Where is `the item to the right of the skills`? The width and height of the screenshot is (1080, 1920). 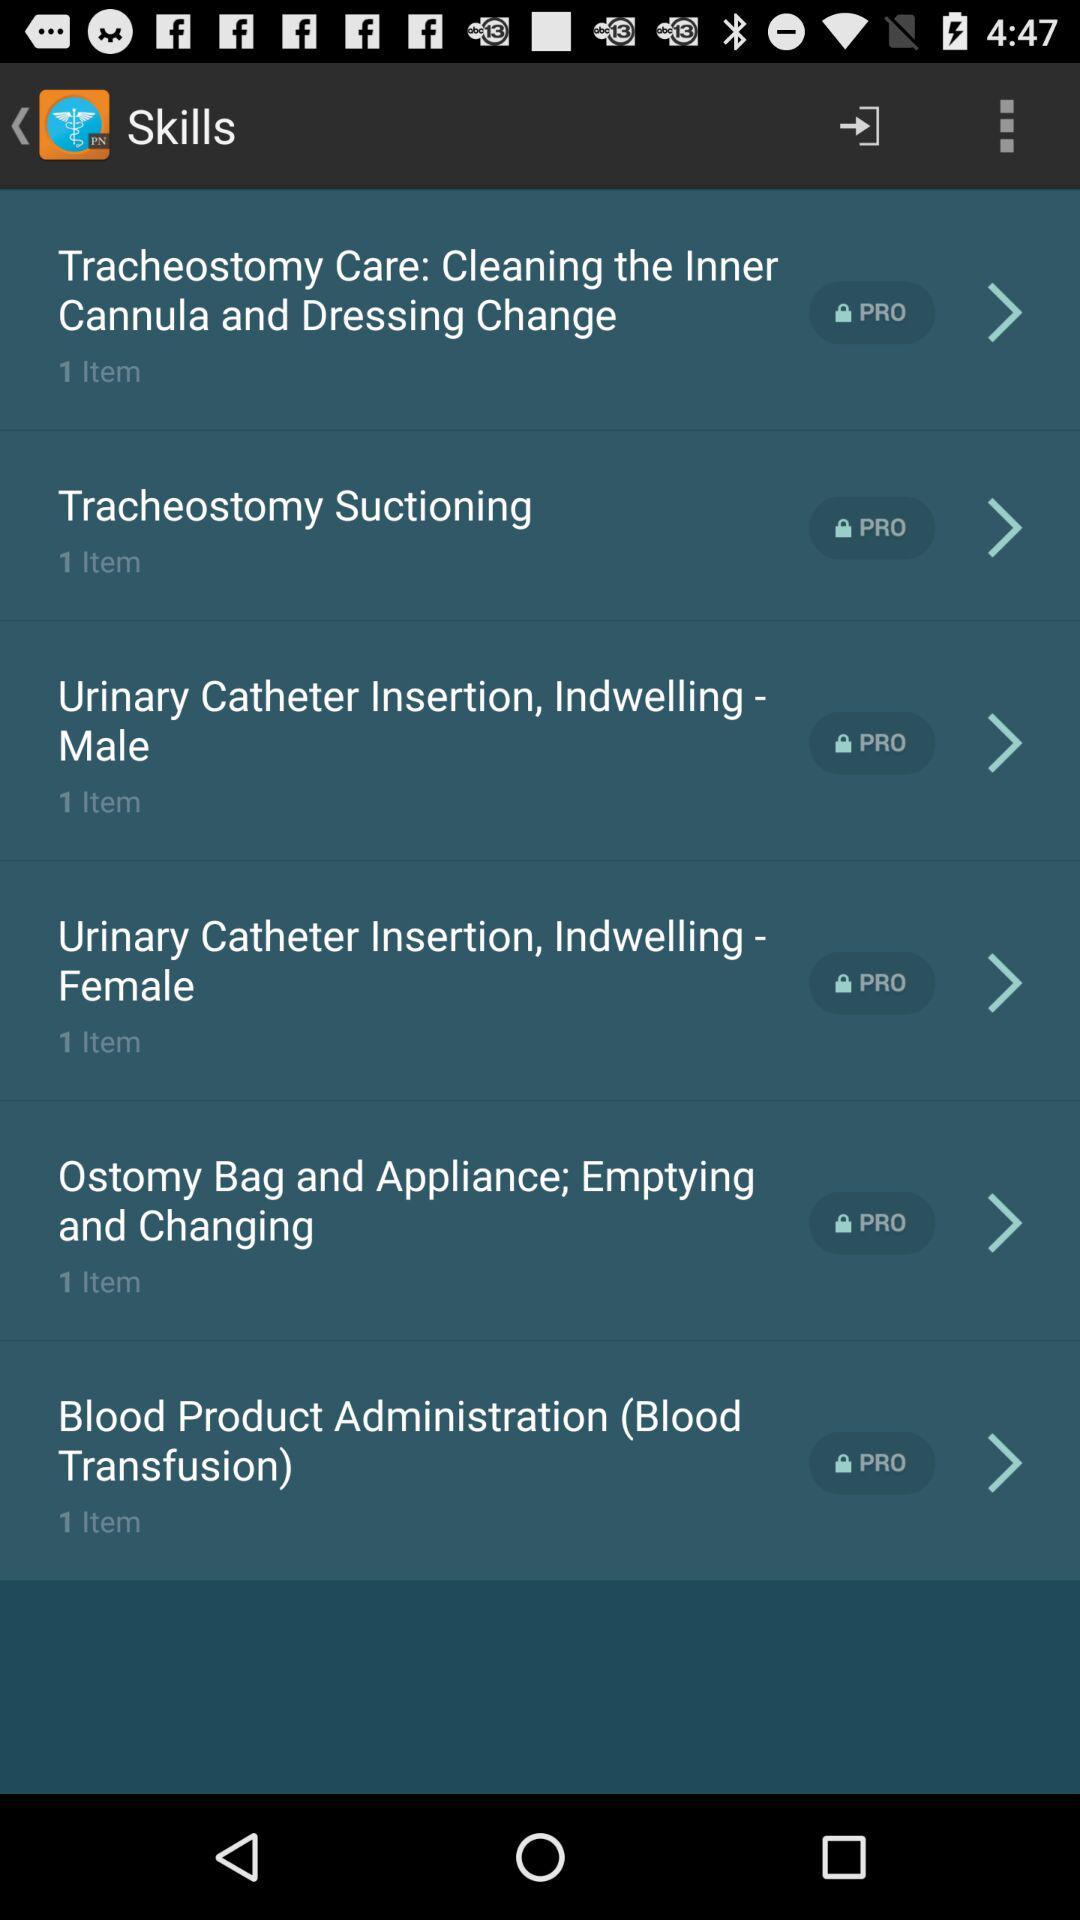
the item to the right of the skills is located at coordinates (858, 124).